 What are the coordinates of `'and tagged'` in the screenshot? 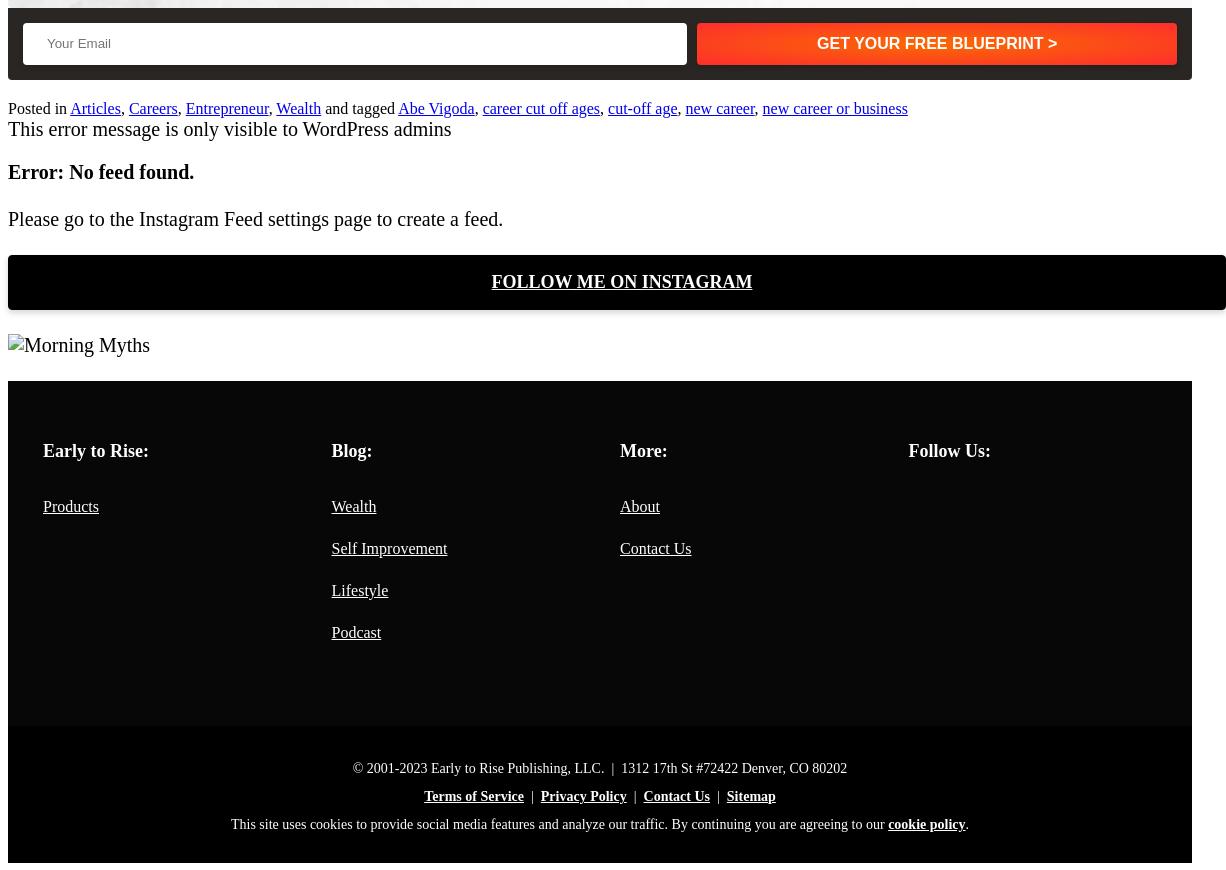 It's located at (358, 107).